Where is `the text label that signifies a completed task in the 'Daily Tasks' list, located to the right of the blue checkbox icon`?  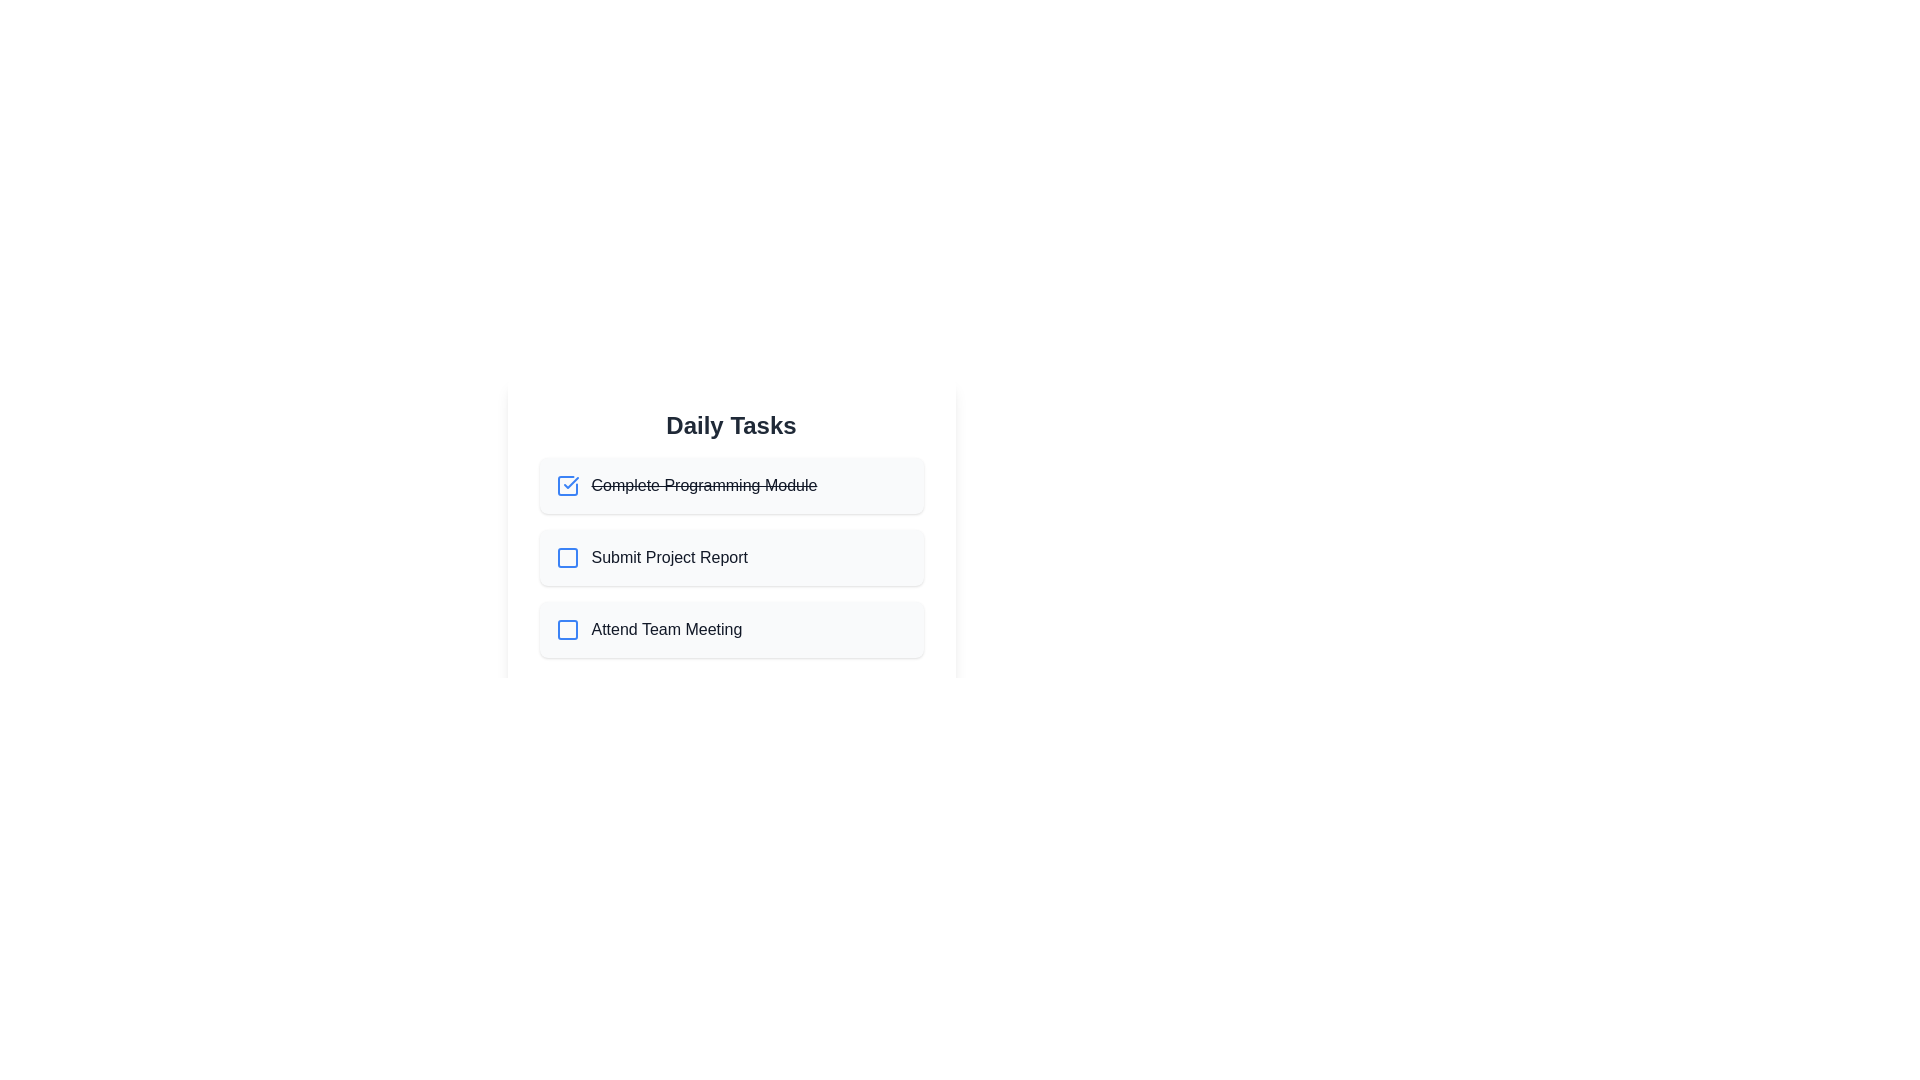 the text label that signifies a completed task in the 'Daily Tasks' list, located to the right of the blue checkbox icon is located at coordinates (704, 486).